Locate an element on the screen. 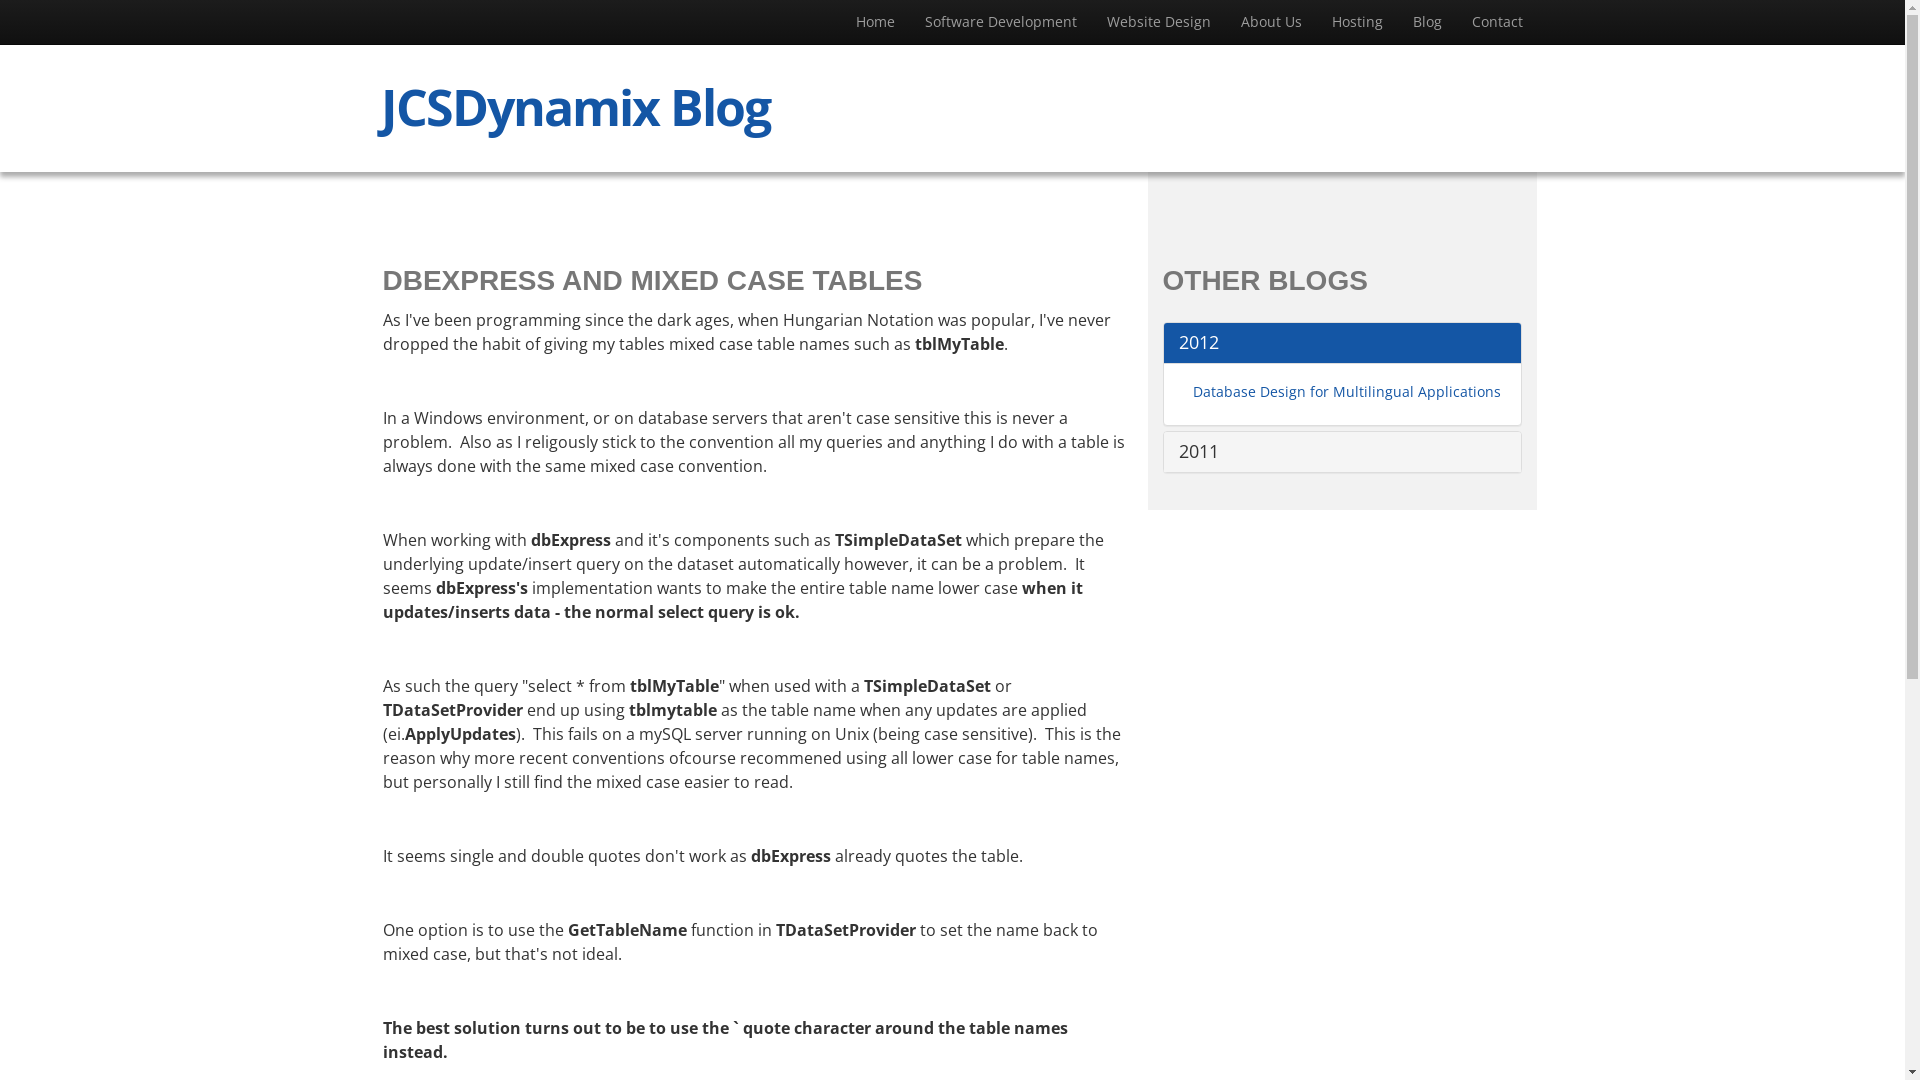 The width and height of the screenshot is (1920, 1080). 'Software Development' is located at coordinates (1001, 22).